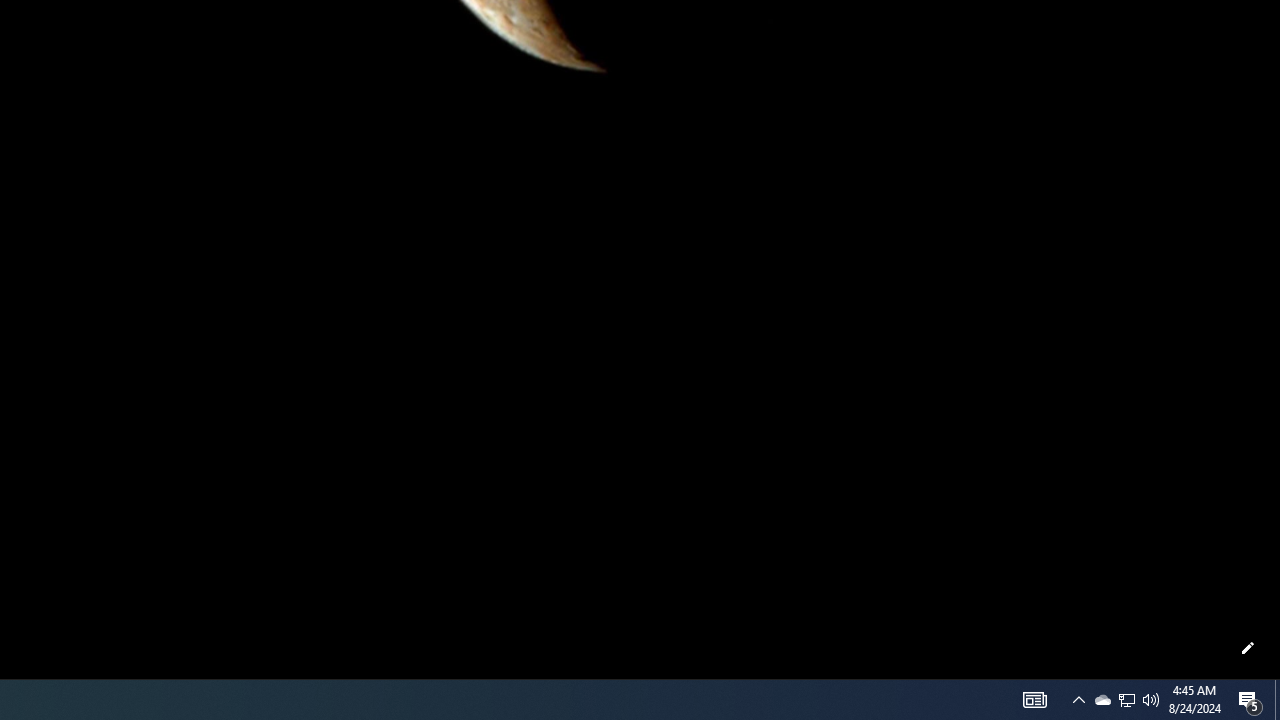 The width and height of the screenshot is (1280, 720). What do you see at coordinates (1247, 648) in the screenshot?
I see `'Customize this page'` at bounding box center [1247, 648].